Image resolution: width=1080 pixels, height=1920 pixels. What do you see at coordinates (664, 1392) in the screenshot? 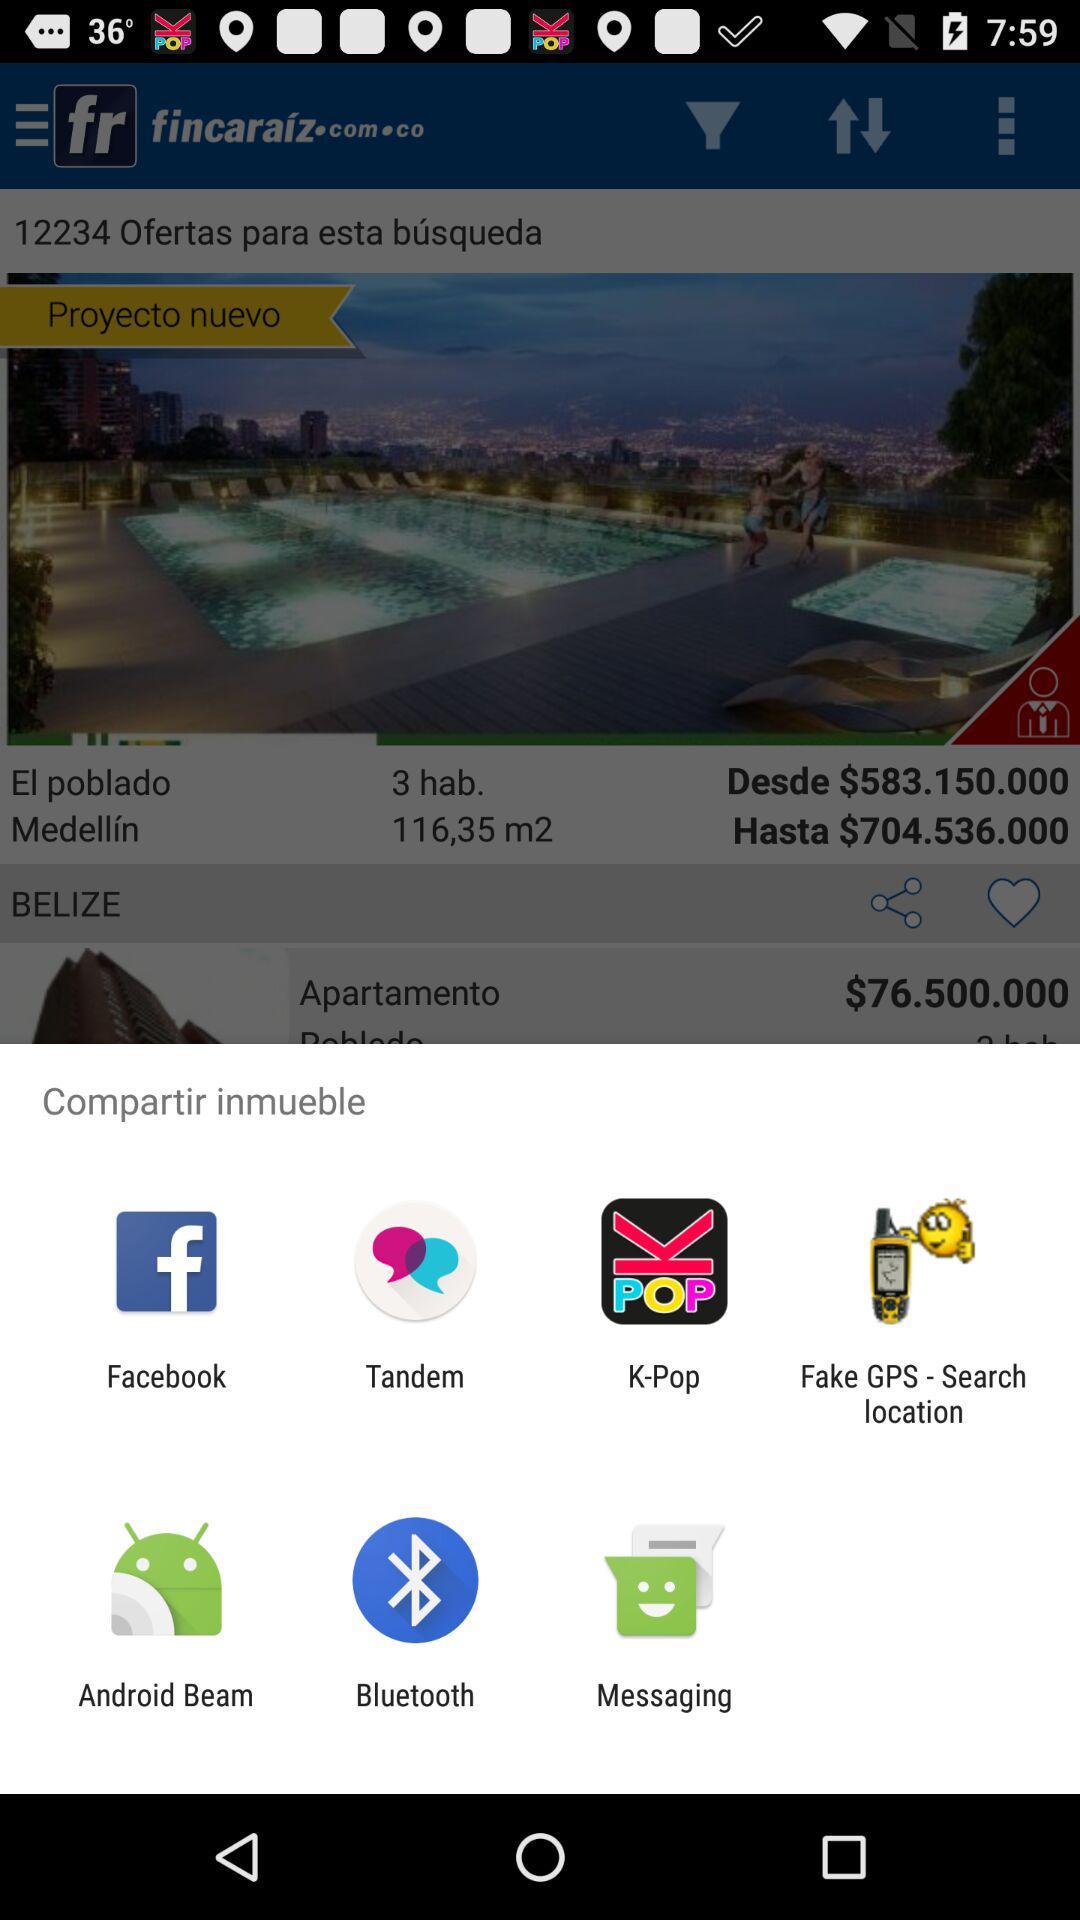
I see `icon to the left of the fake gps search item` at bounding box center [664, 1392].